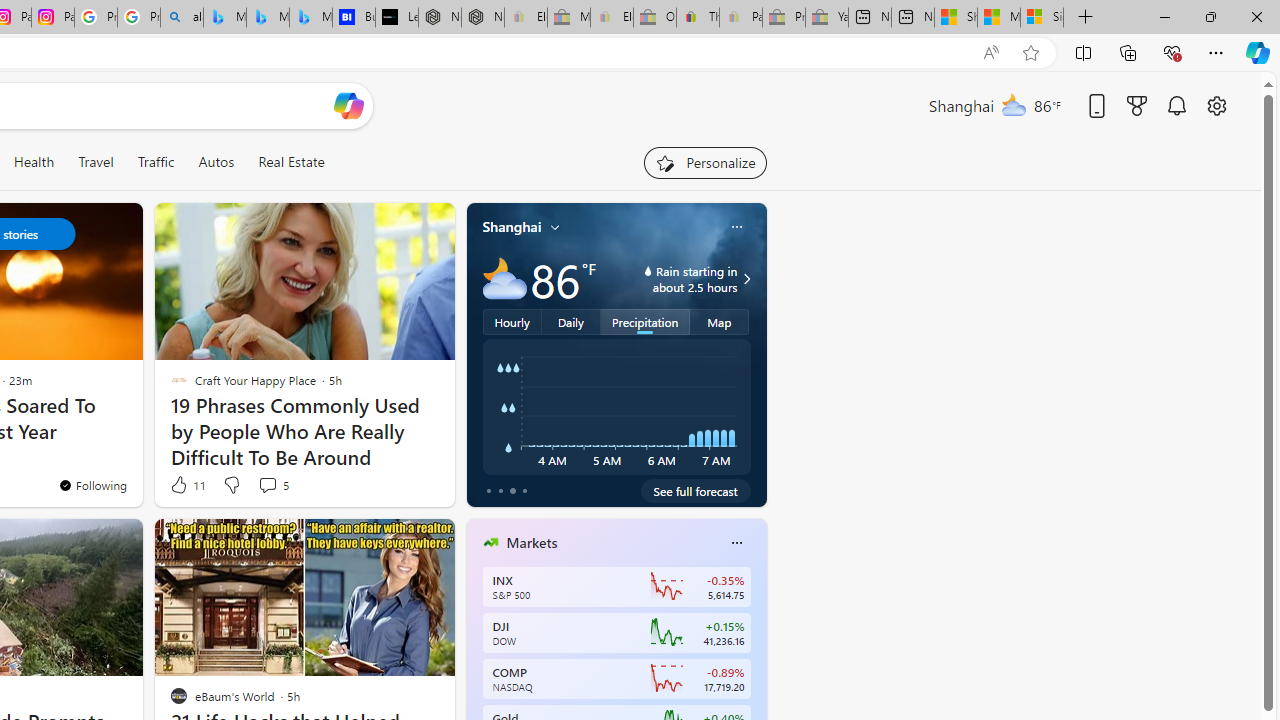  I want to click on 'Payments Terms of Use | eBay.com - Sleeping', so click(739, 17).